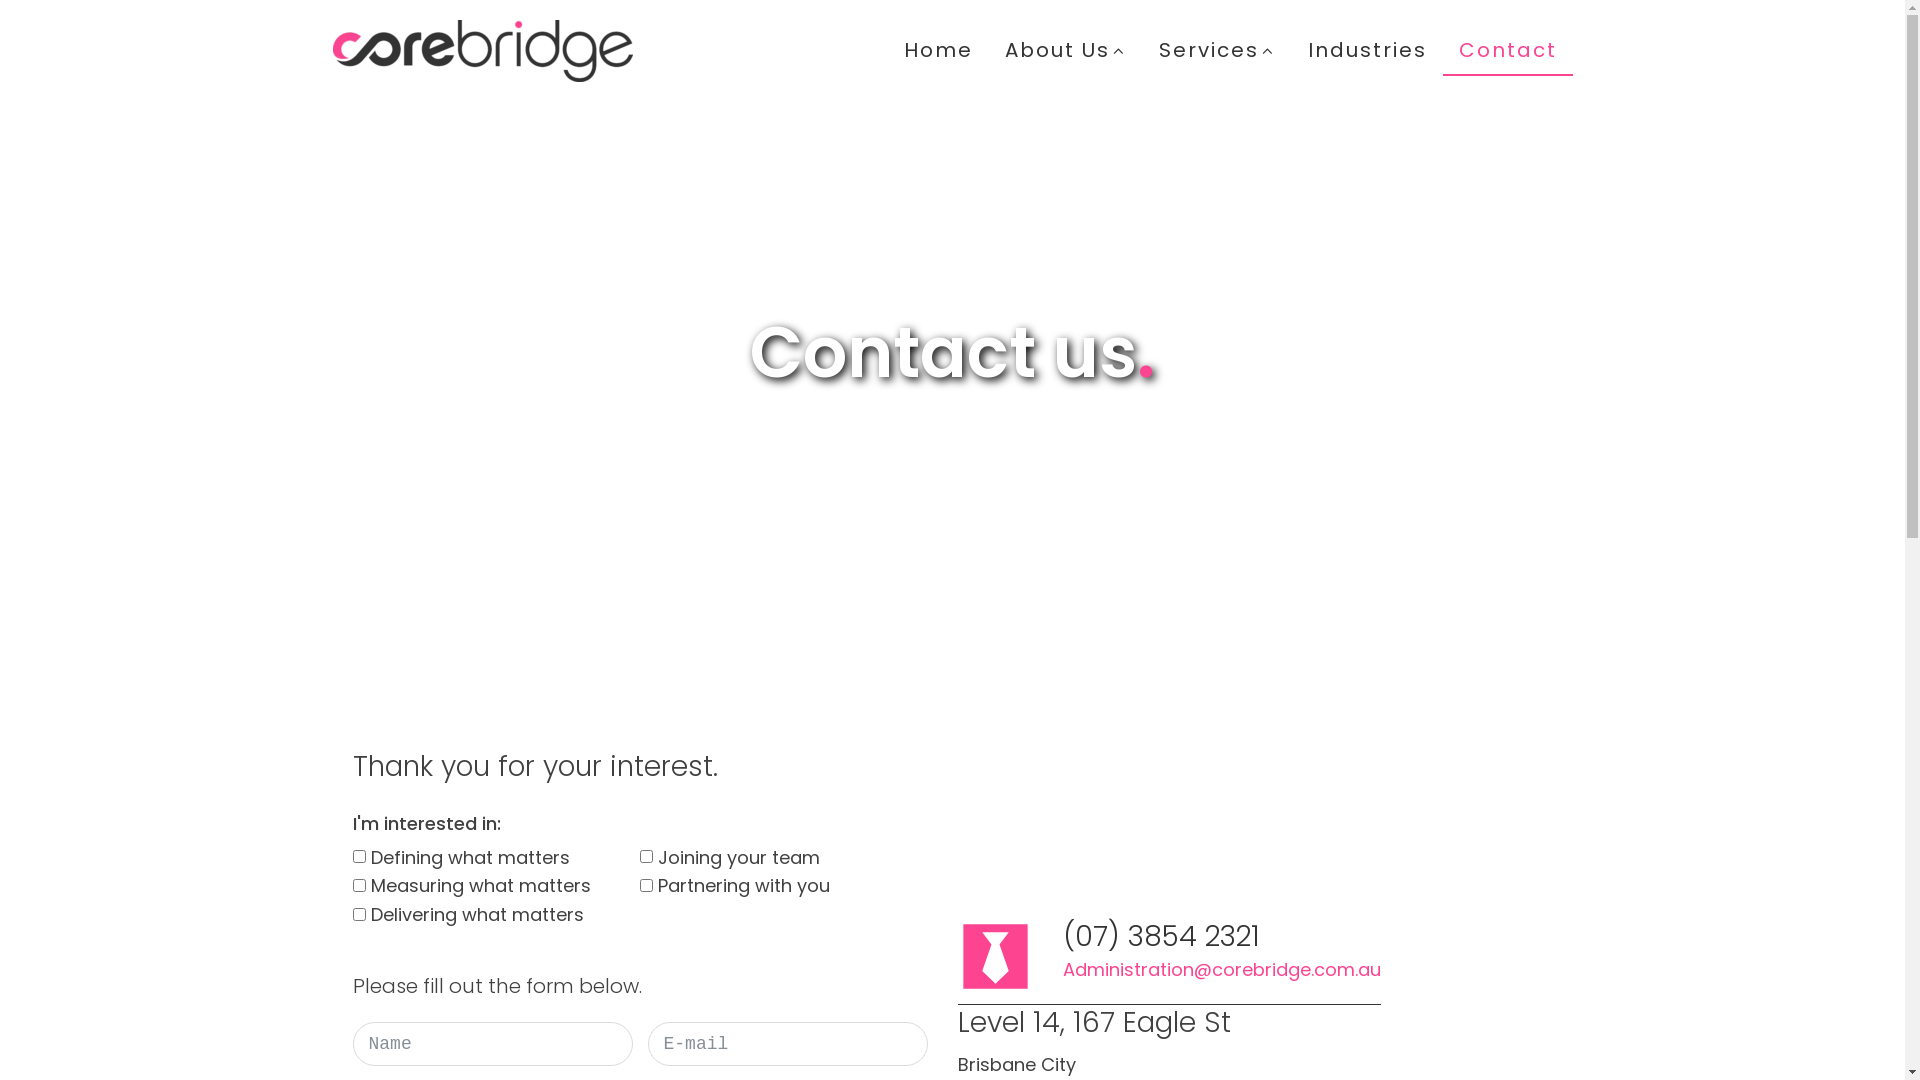  Describe the element at coordinates (1366, 49) in the screenshot. I see `'Industries'` at that location.